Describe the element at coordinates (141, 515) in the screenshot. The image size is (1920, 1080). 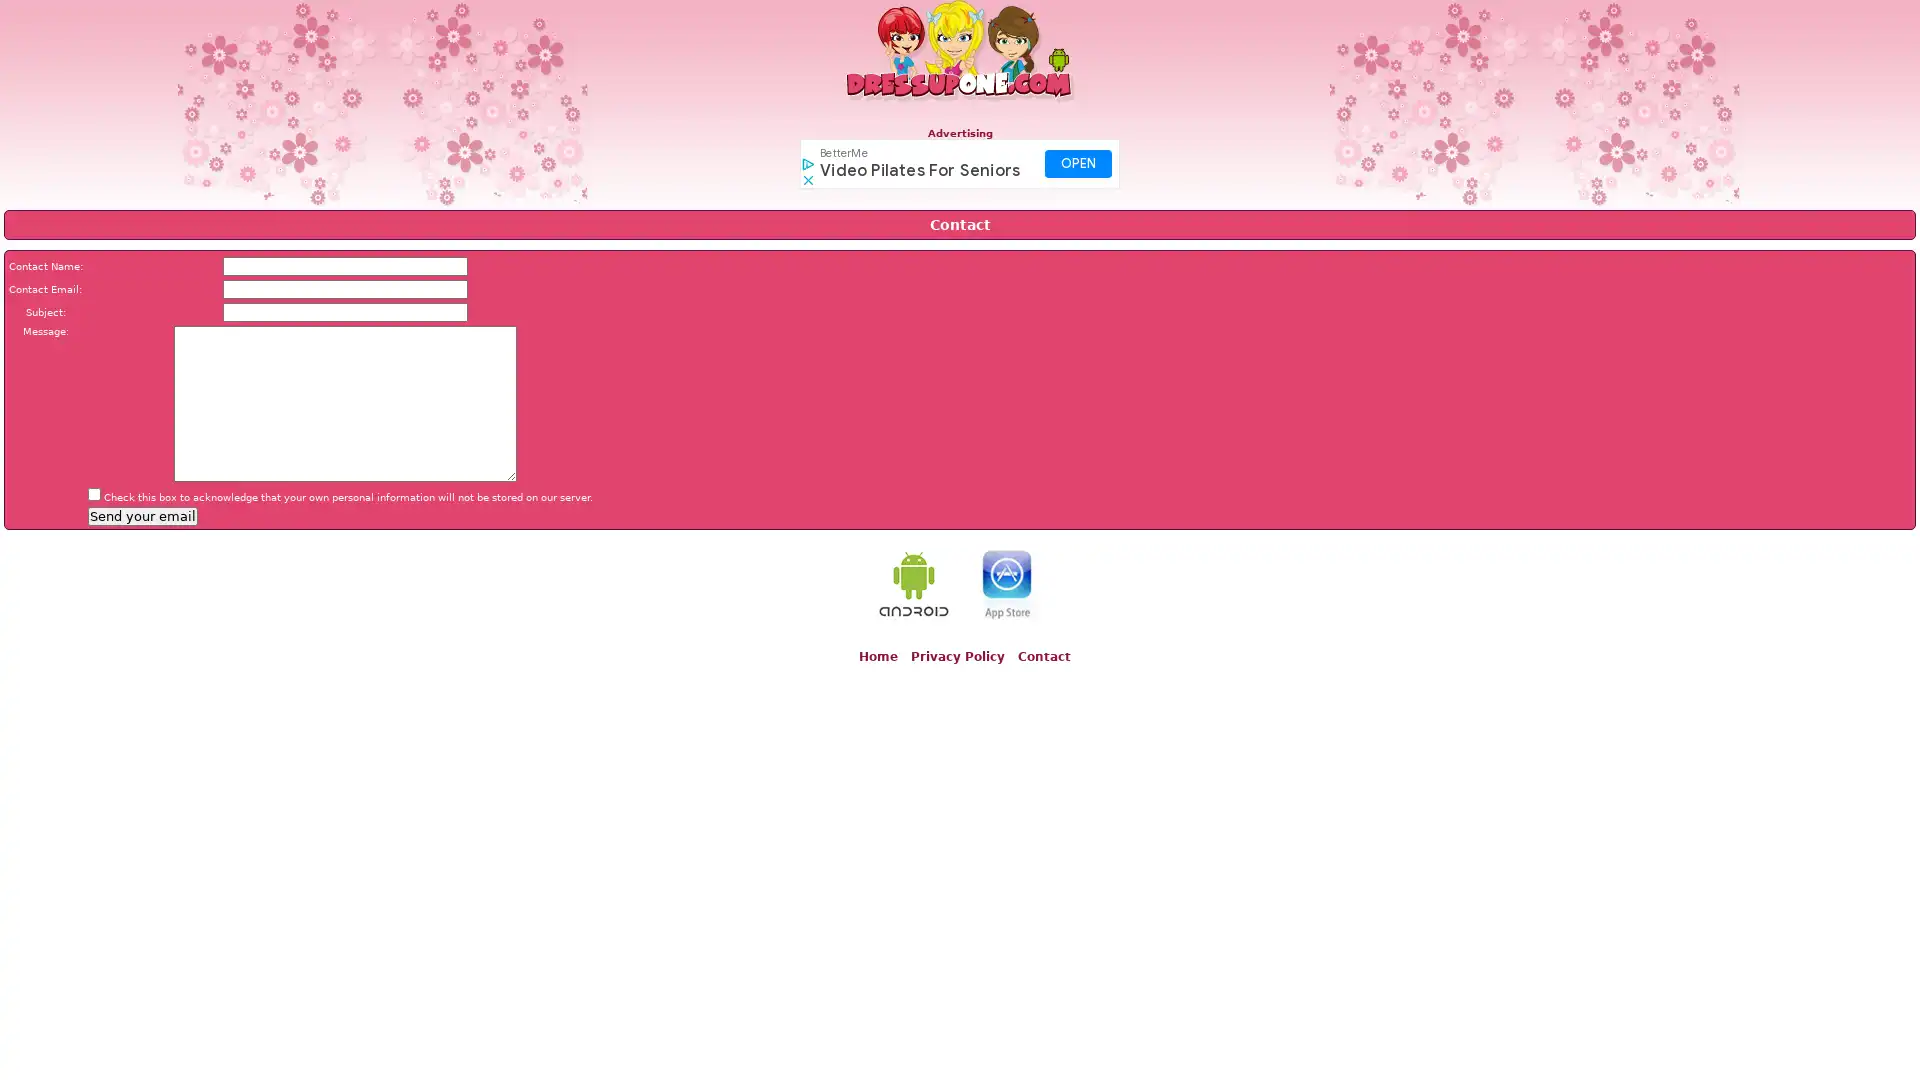
I see `Send your email` at that location.